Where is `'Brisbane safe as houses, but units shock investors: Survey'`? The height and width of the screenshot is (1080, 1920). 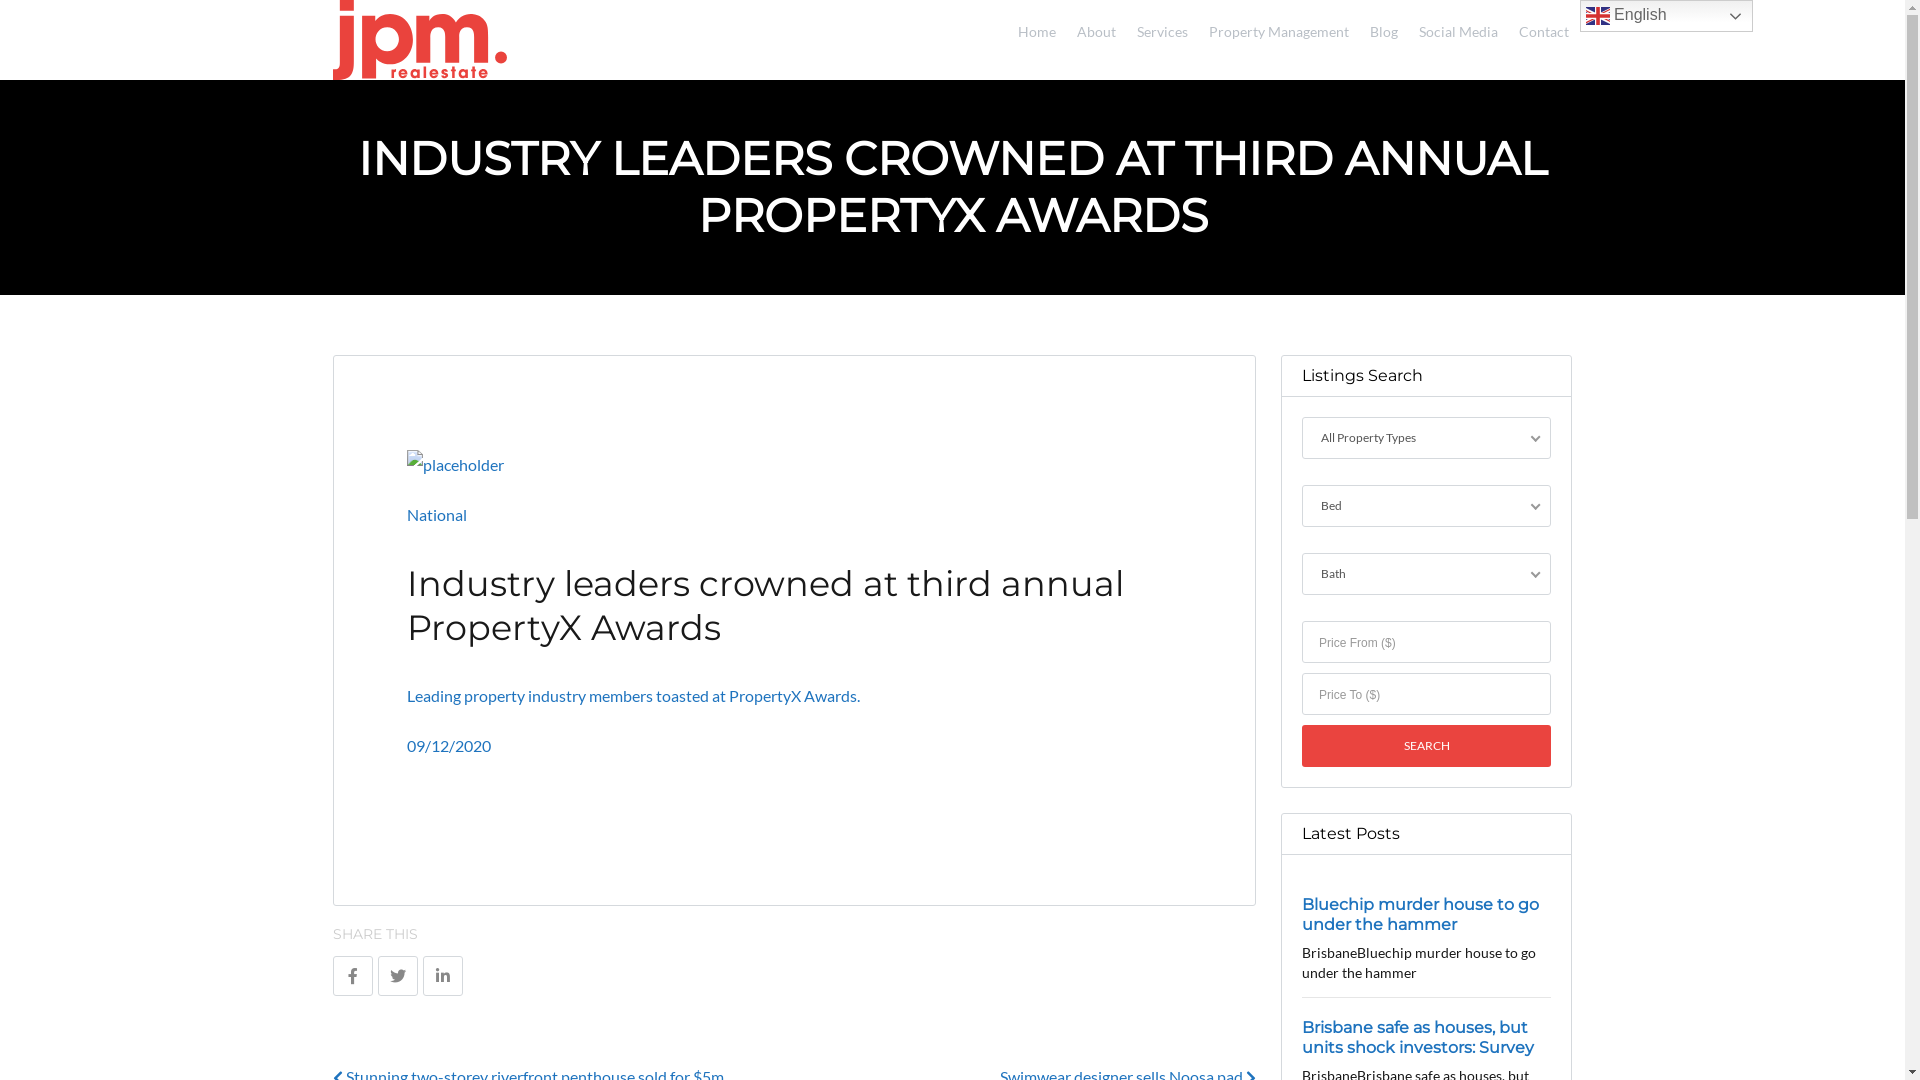 'Brisbane safe as houses, but units shock investors: Survey' is located at coordinates (1416, 1036).